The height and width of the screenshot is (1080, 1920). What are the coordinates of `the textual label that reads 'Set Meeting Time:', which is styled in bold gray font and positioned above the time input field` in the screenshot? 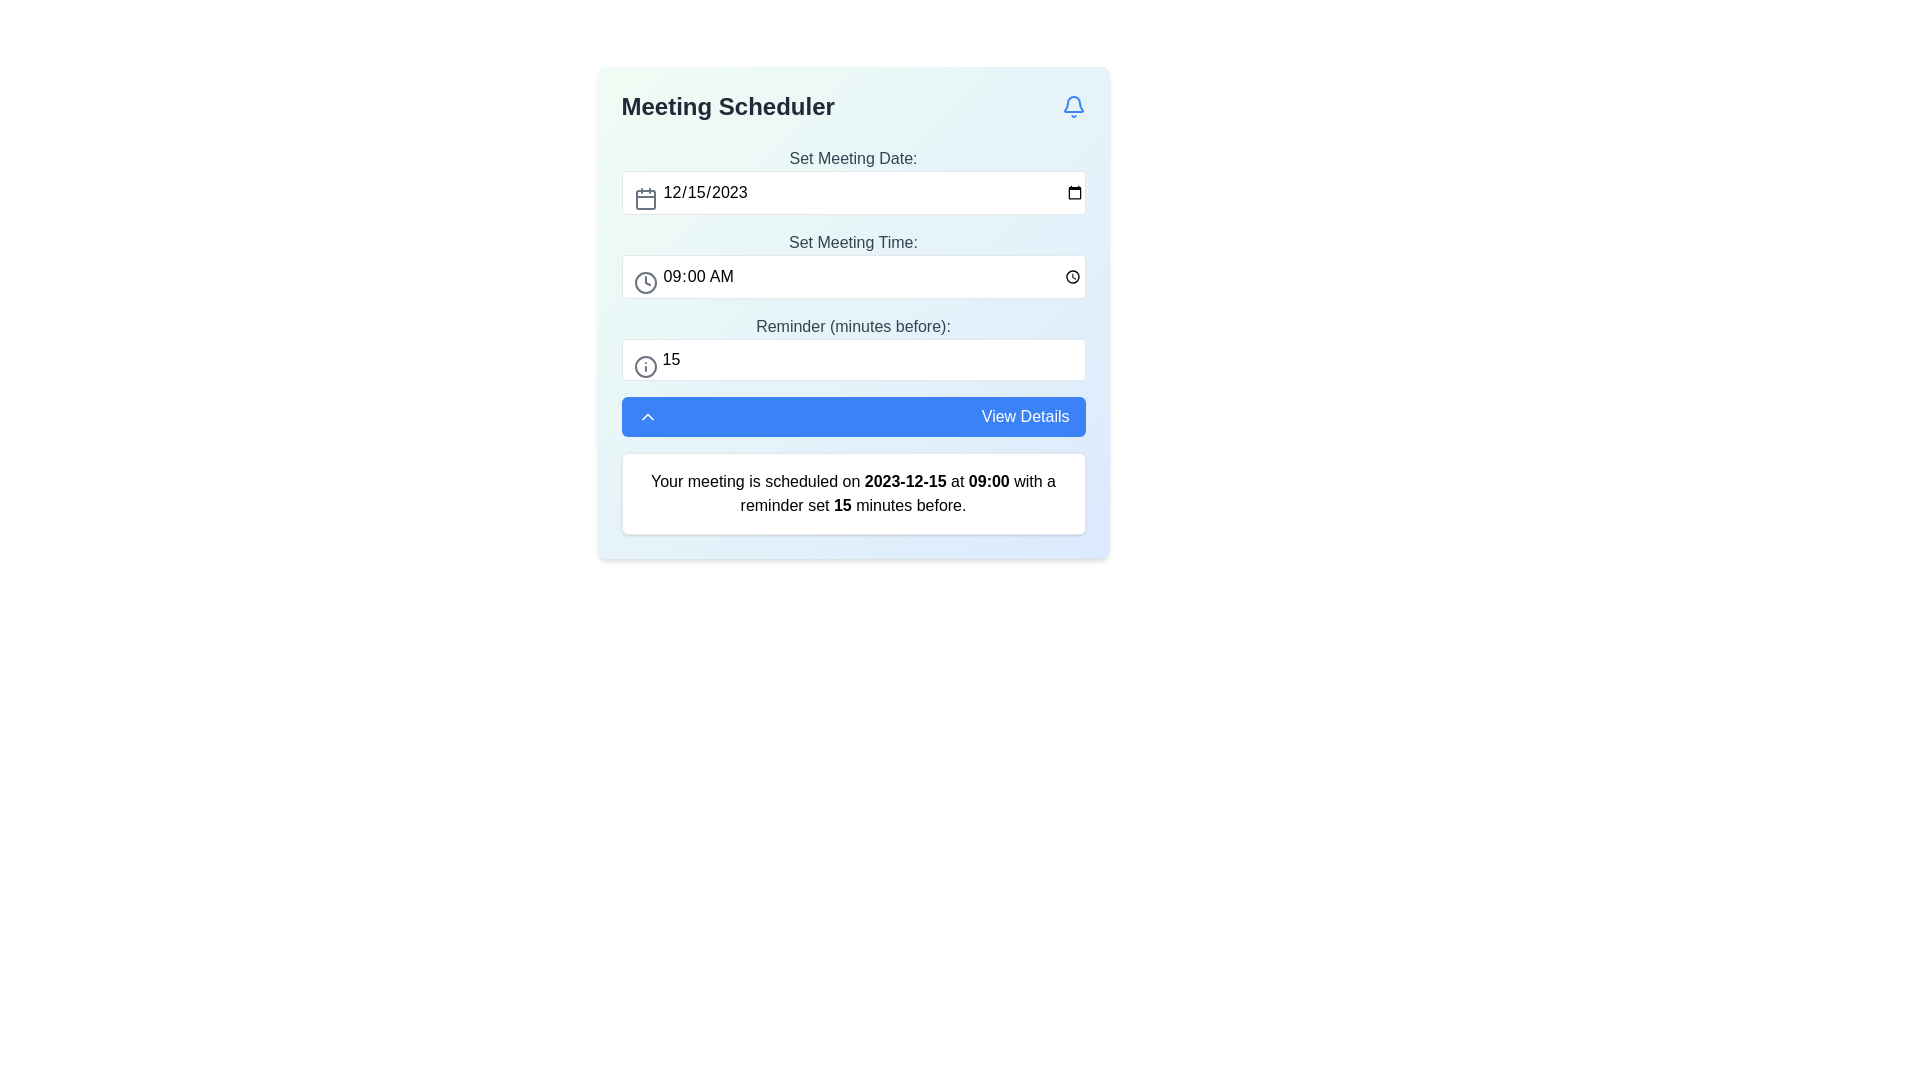 It's located at (853, 242).